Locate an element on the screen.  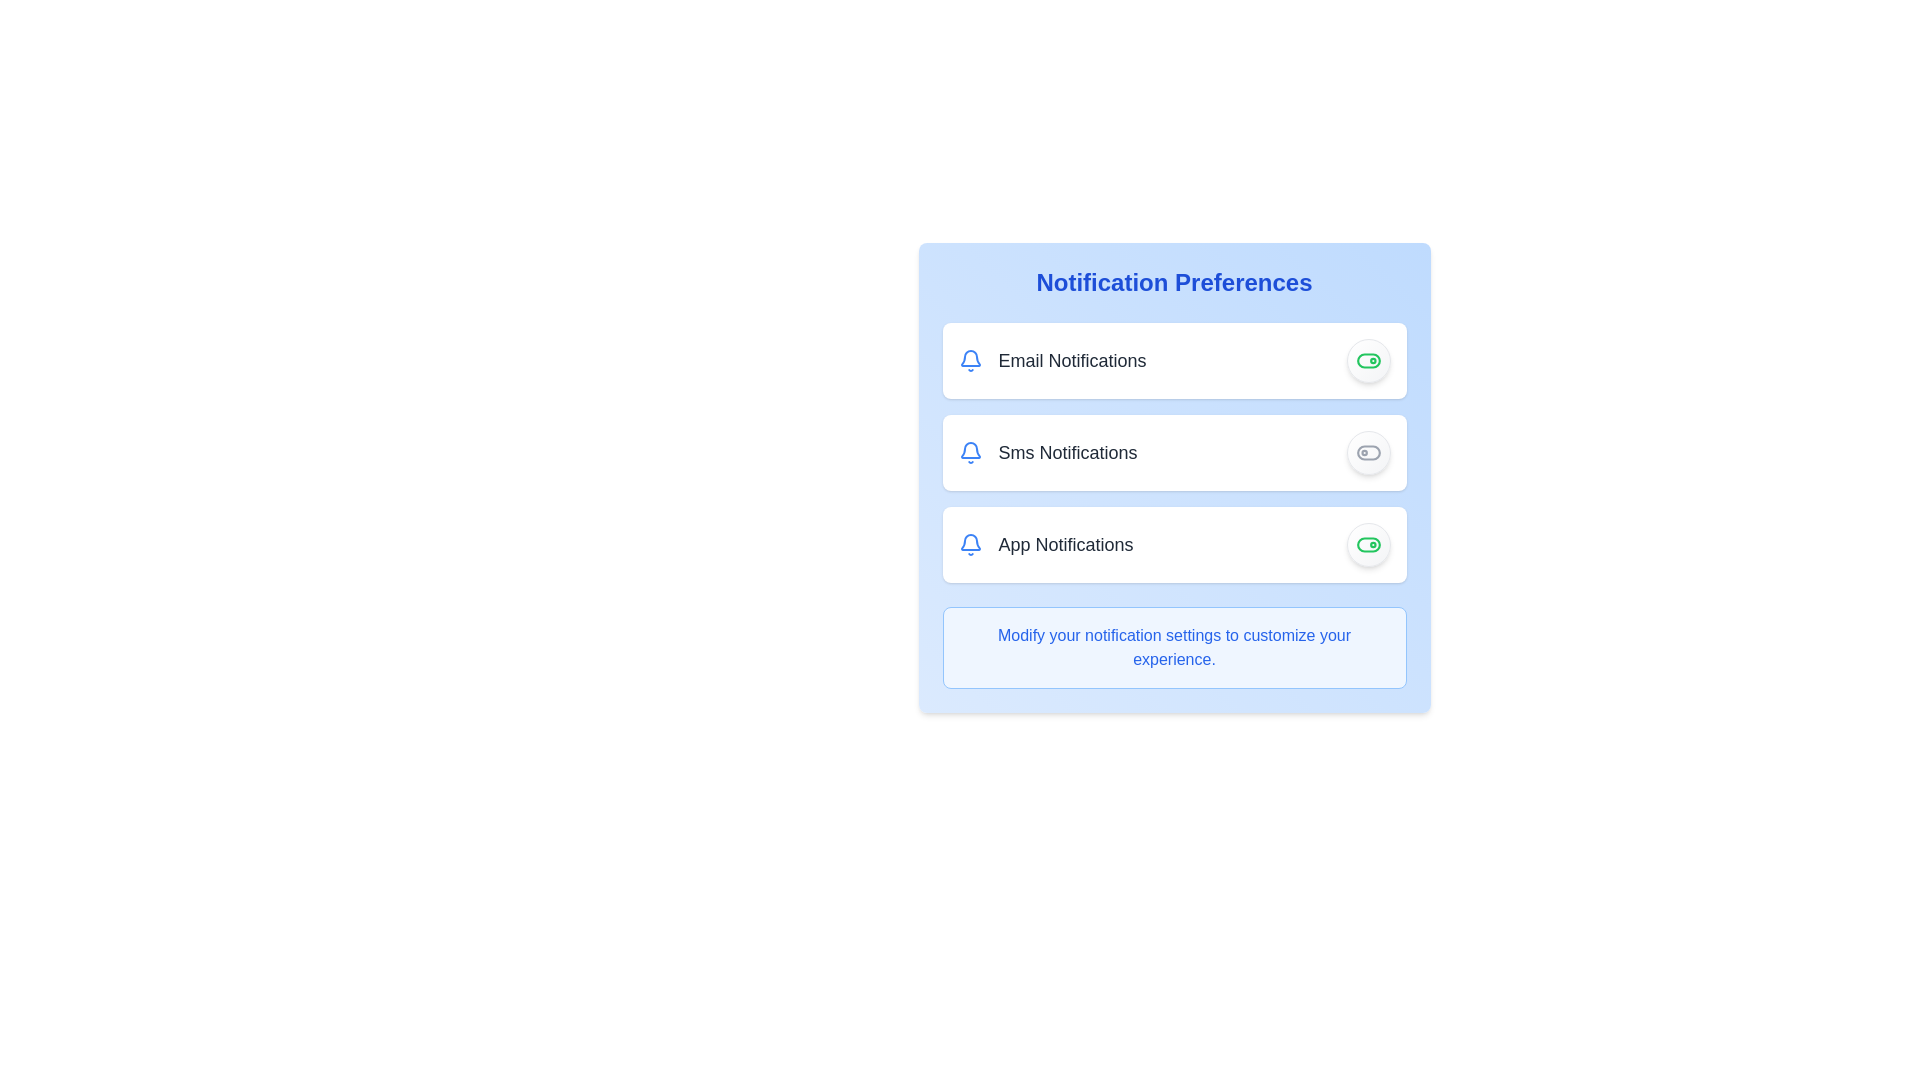
the 'Email Notifications' label with the blue notification bell icon is located at coordinates (1051, 361).